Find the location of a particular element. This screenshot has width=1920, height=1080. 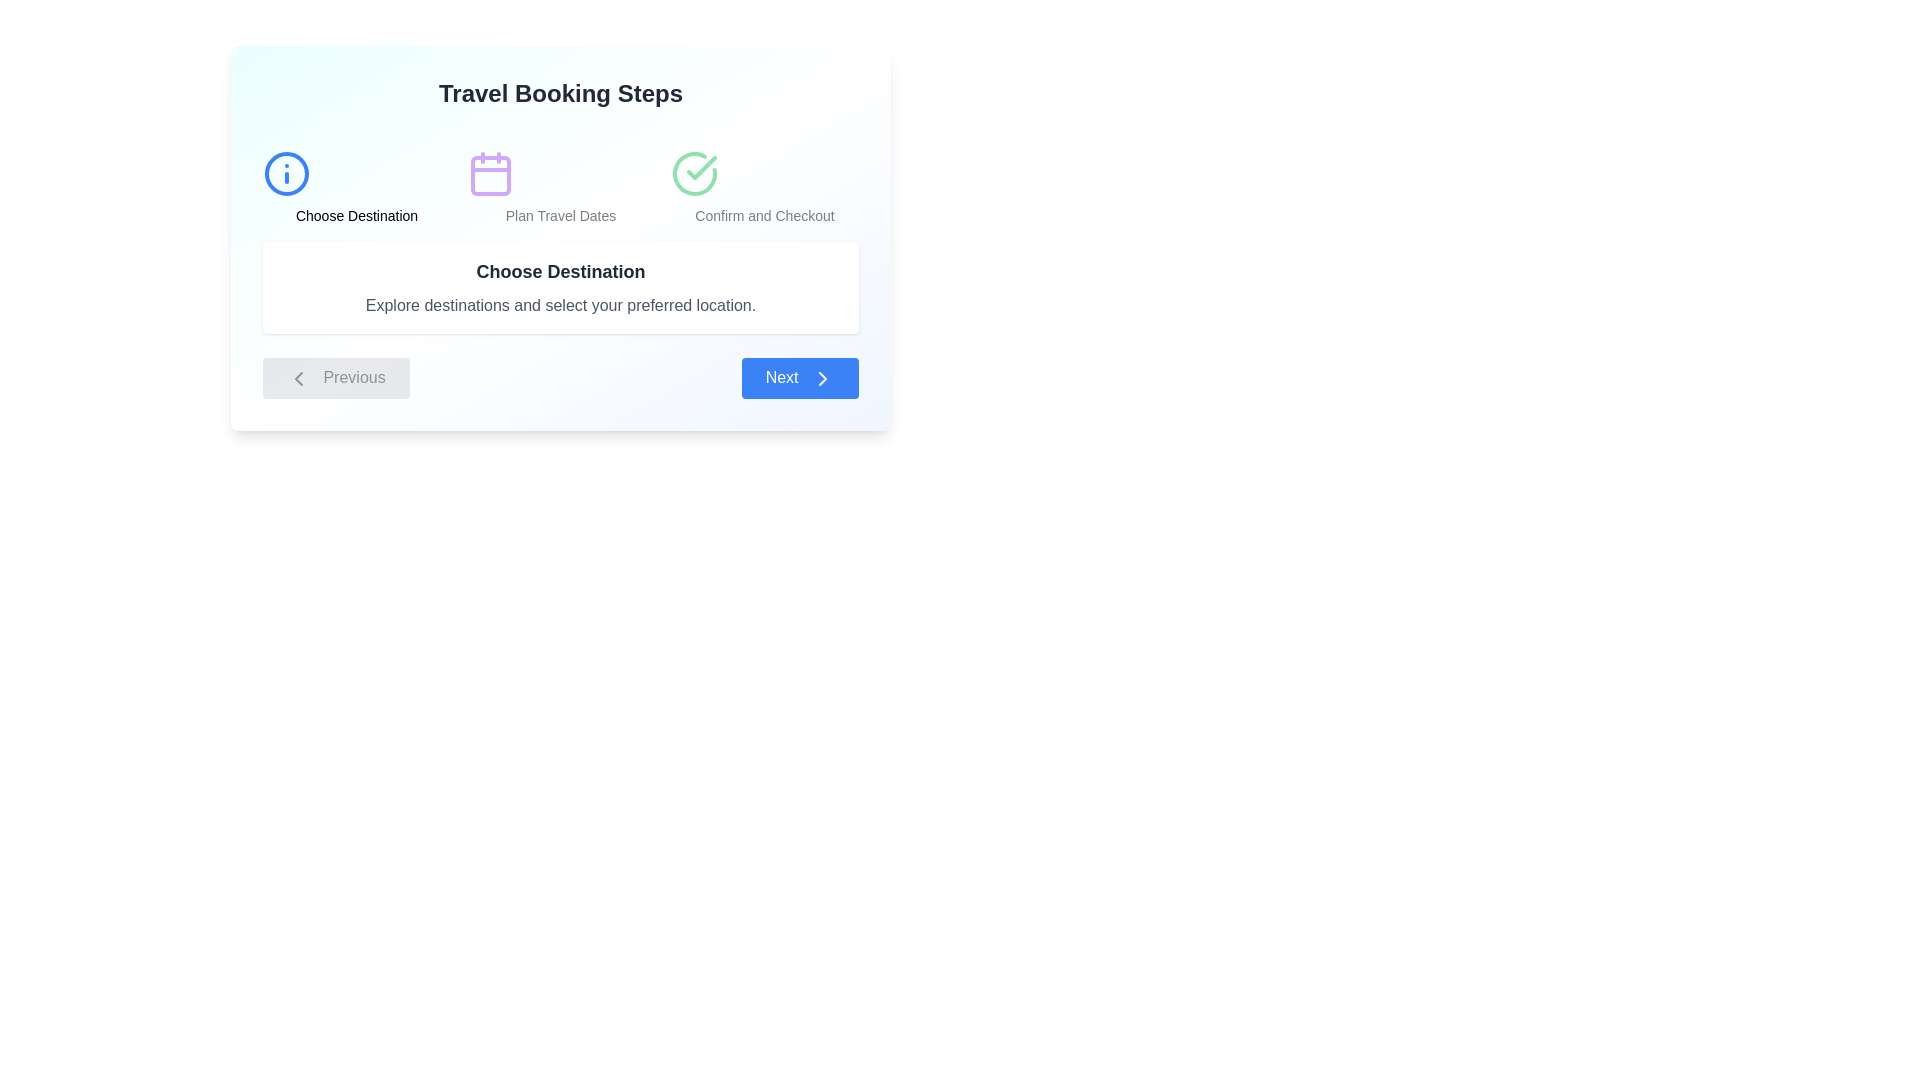

the travel planning icon located at the top center of the navigation header for travel booking steps, positioned between a blue information icon and a green checkmark icon is located at coordinates (490, 172).